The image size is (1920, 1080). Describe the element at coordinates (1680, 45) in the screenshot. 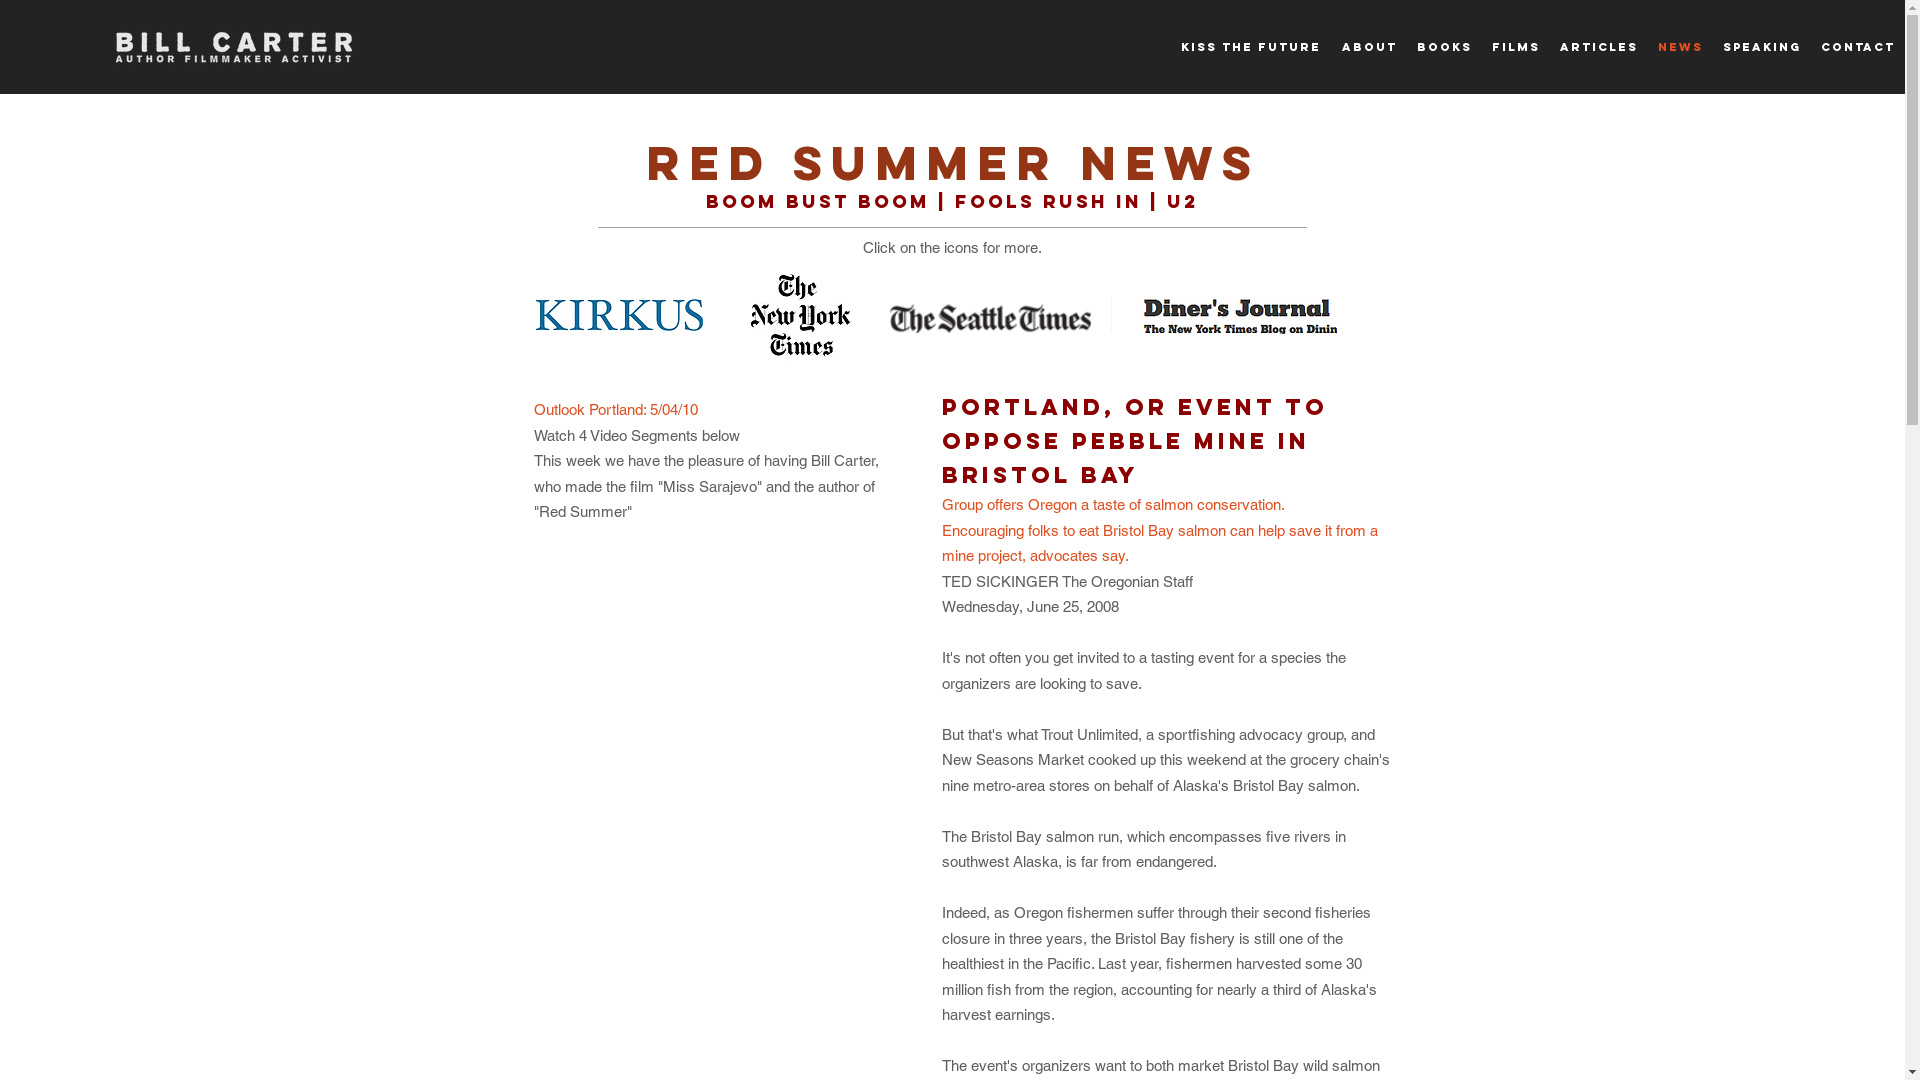

I see `'NEWS'` at that location.